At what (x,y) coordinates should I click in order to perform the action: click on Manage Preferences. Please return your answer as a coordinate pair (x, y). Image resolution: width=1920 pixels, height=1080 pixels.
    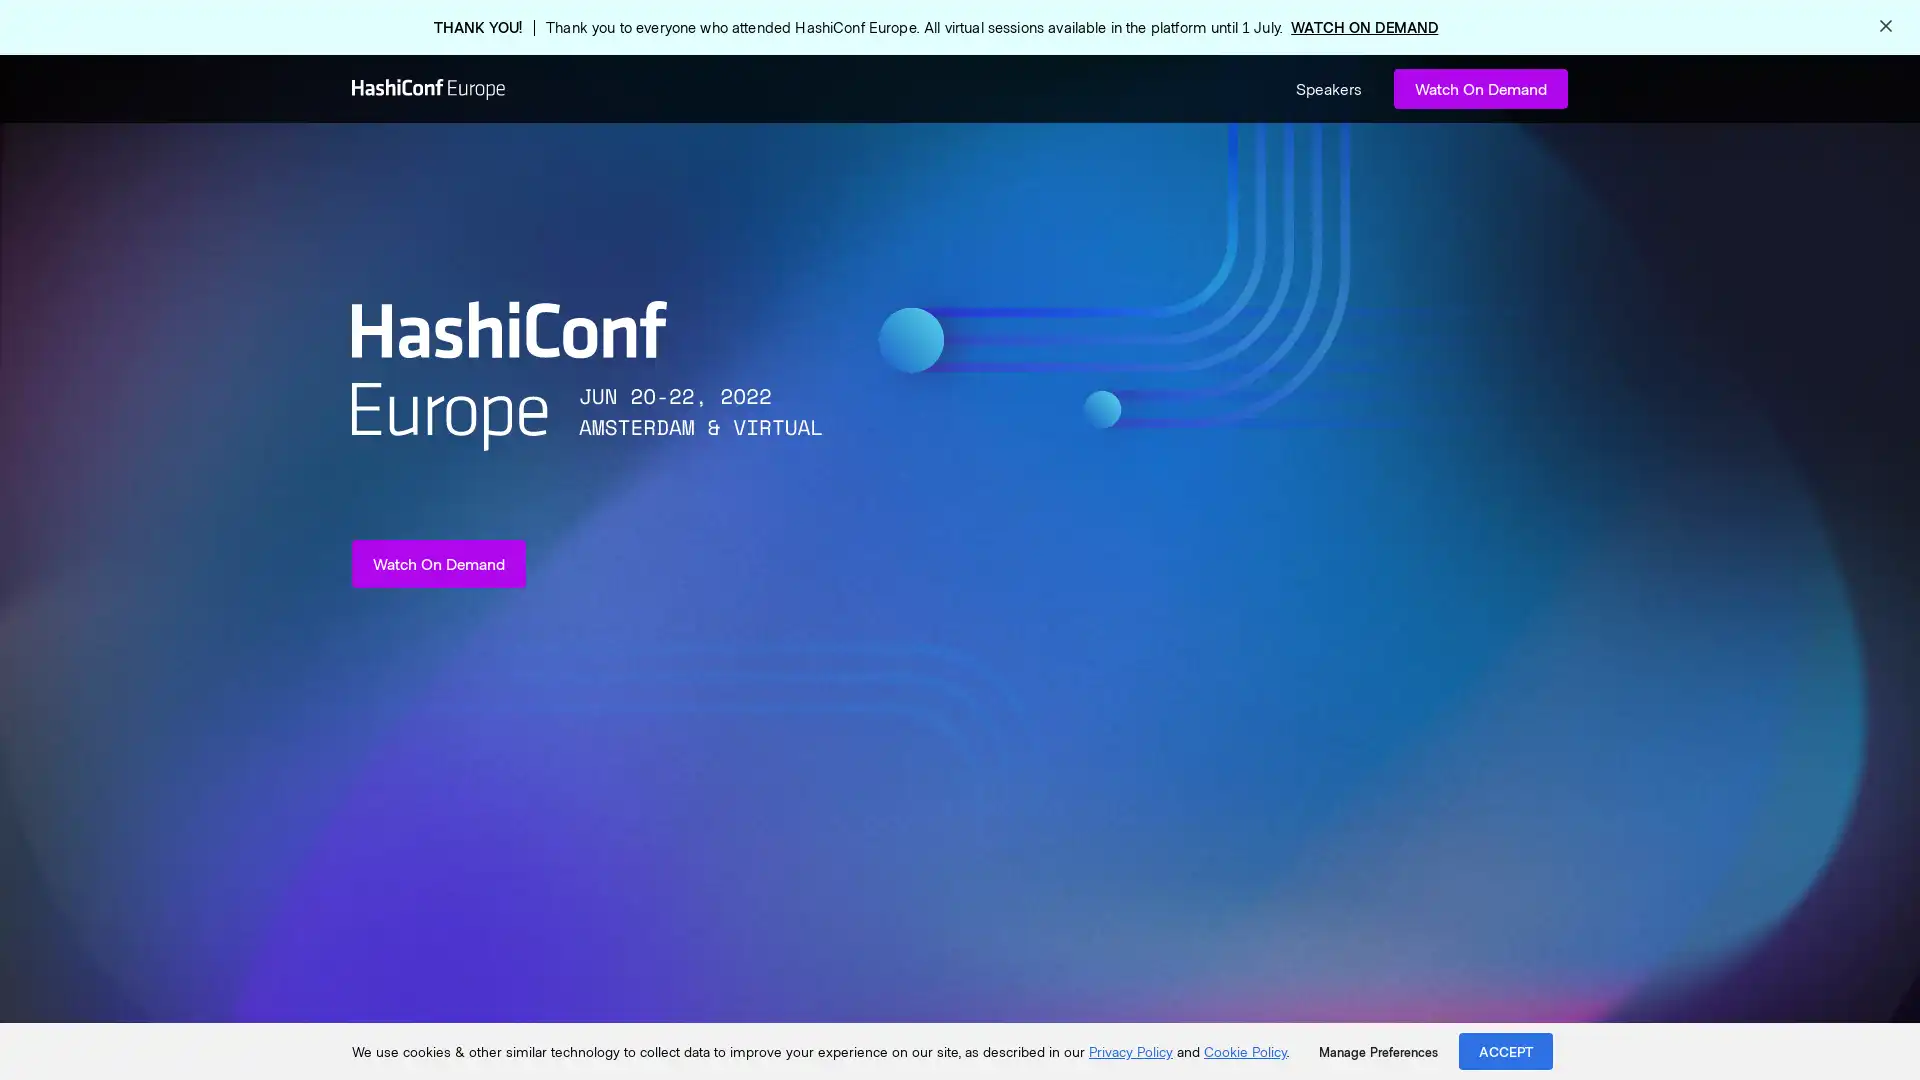
    Looking at the image, I should click on (1377, 1051).